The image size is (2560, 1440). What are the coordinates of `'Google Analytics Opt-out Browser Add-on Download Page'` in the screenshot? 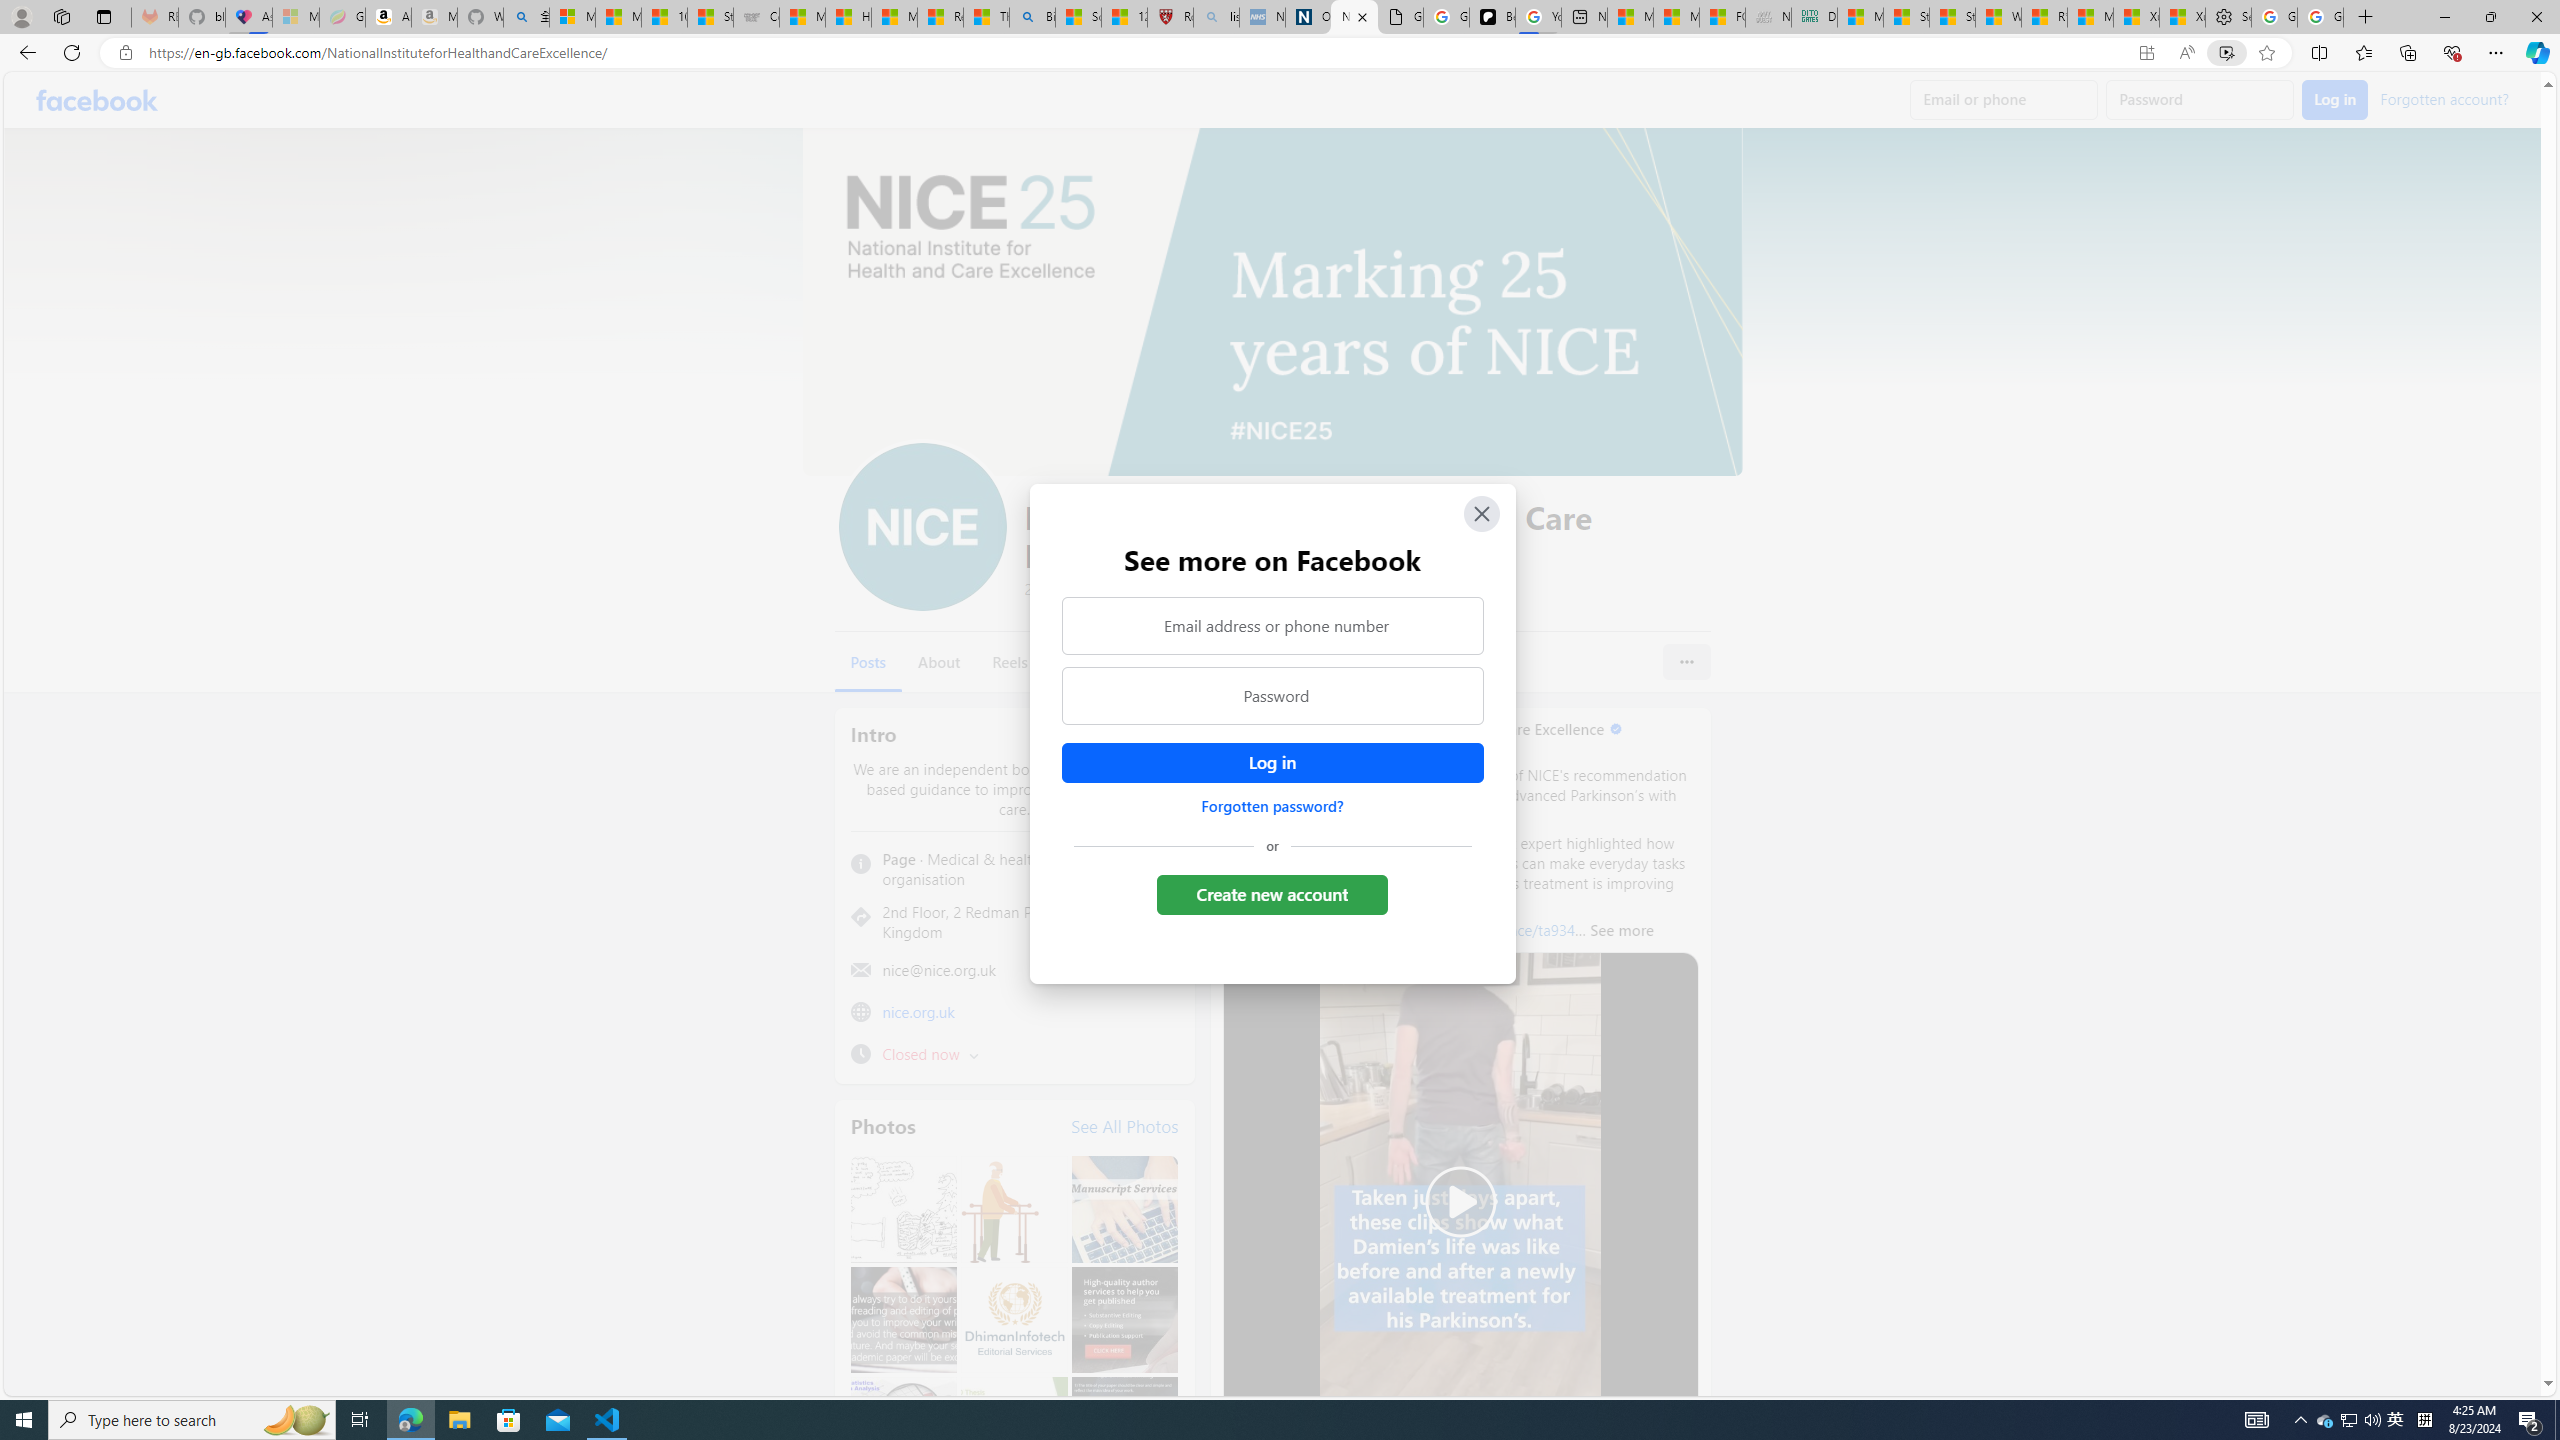 It's located at (1399, 16).